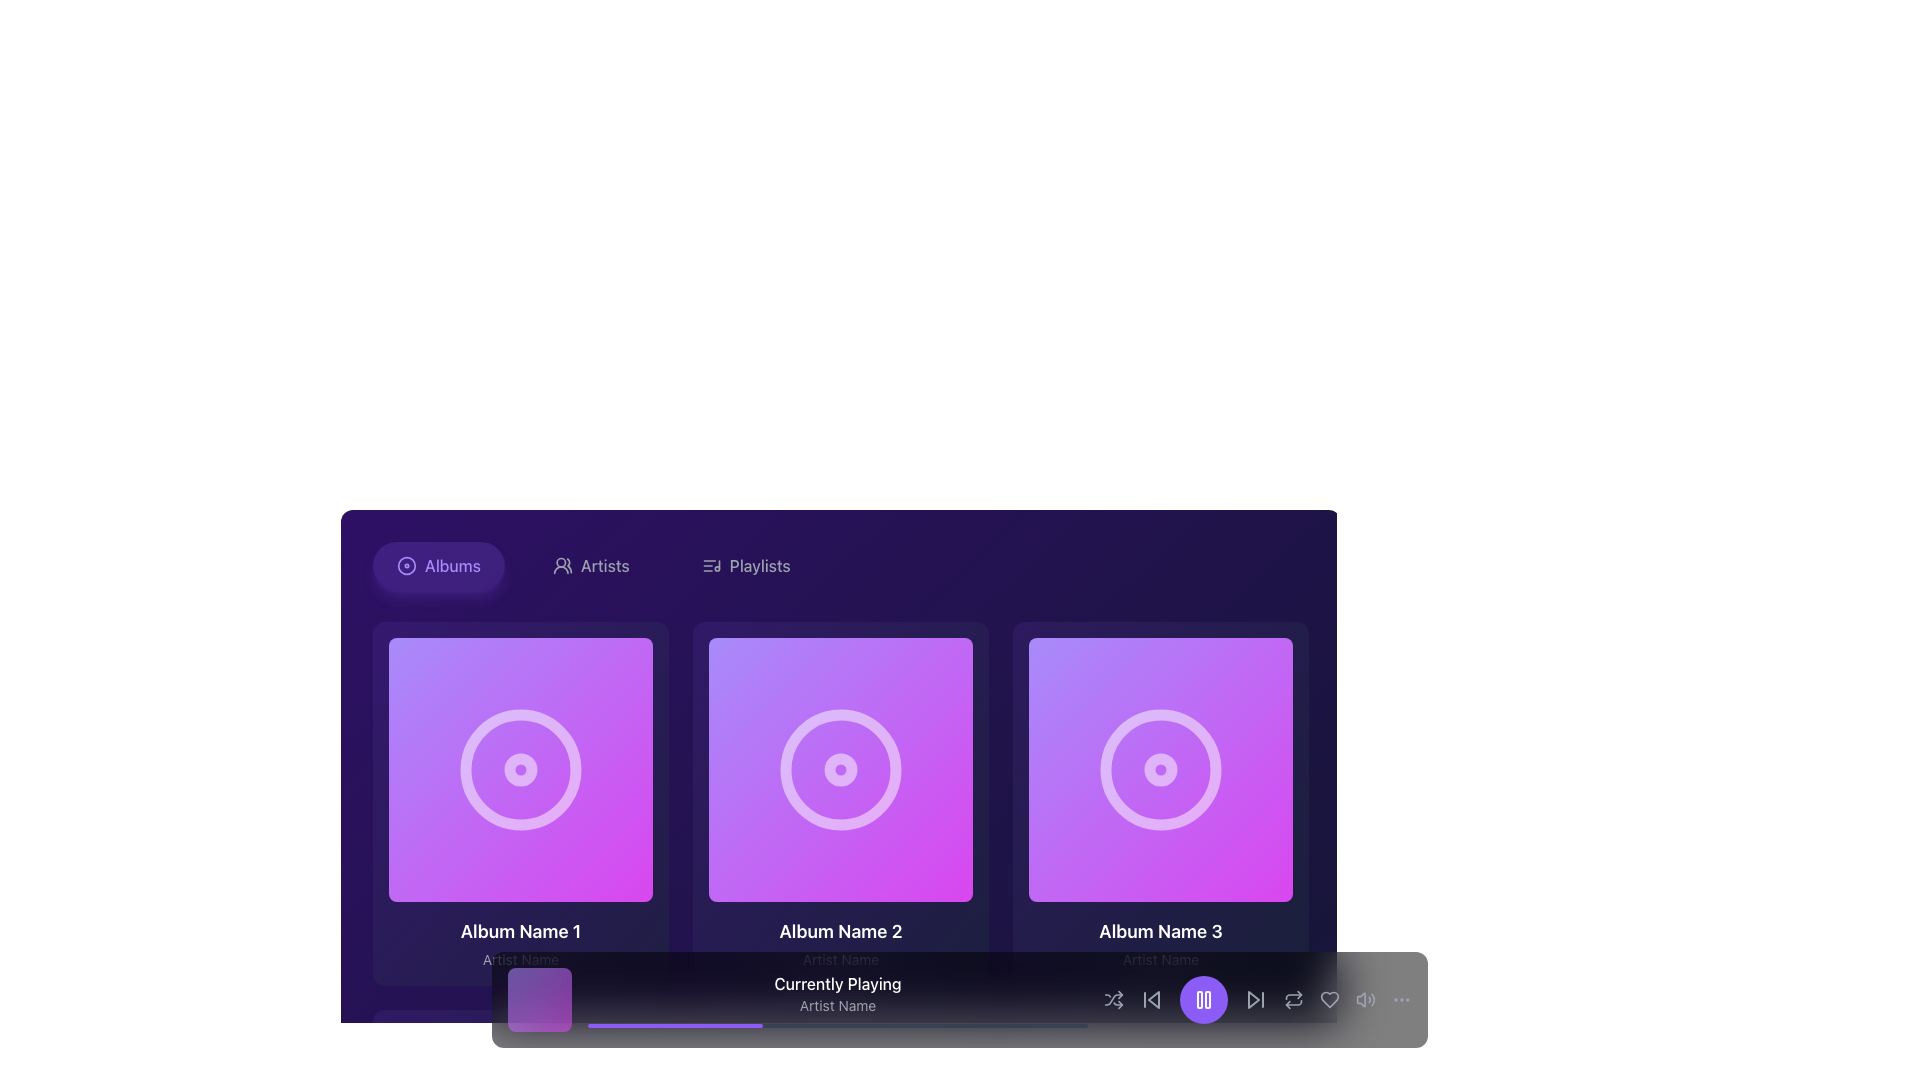  I want to click on the circular violet button with a white pause icon located in the music control bar, so click(1203, 999).